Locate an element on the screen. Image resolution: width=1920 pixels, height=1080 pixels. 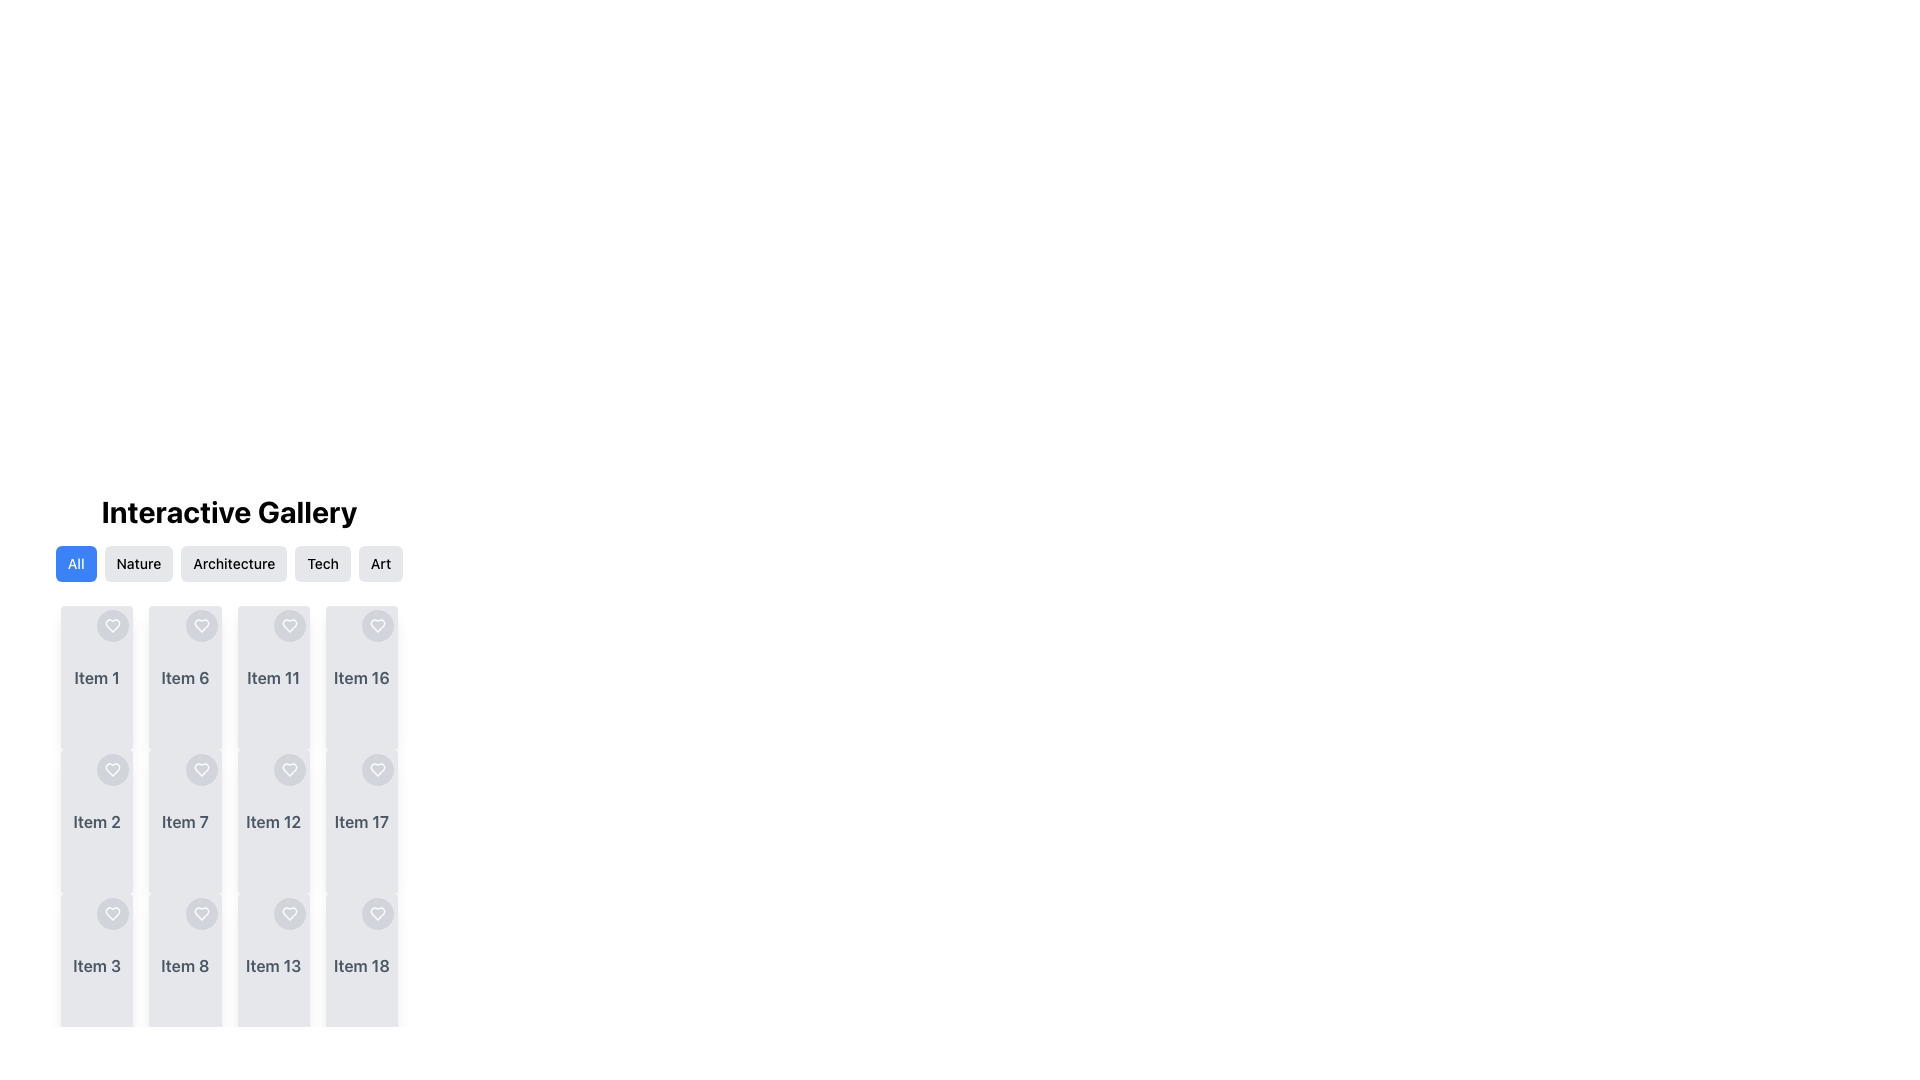
the interactive button located at the top-right corner of the 'Item 1' card is located at coordinates (112, 624).